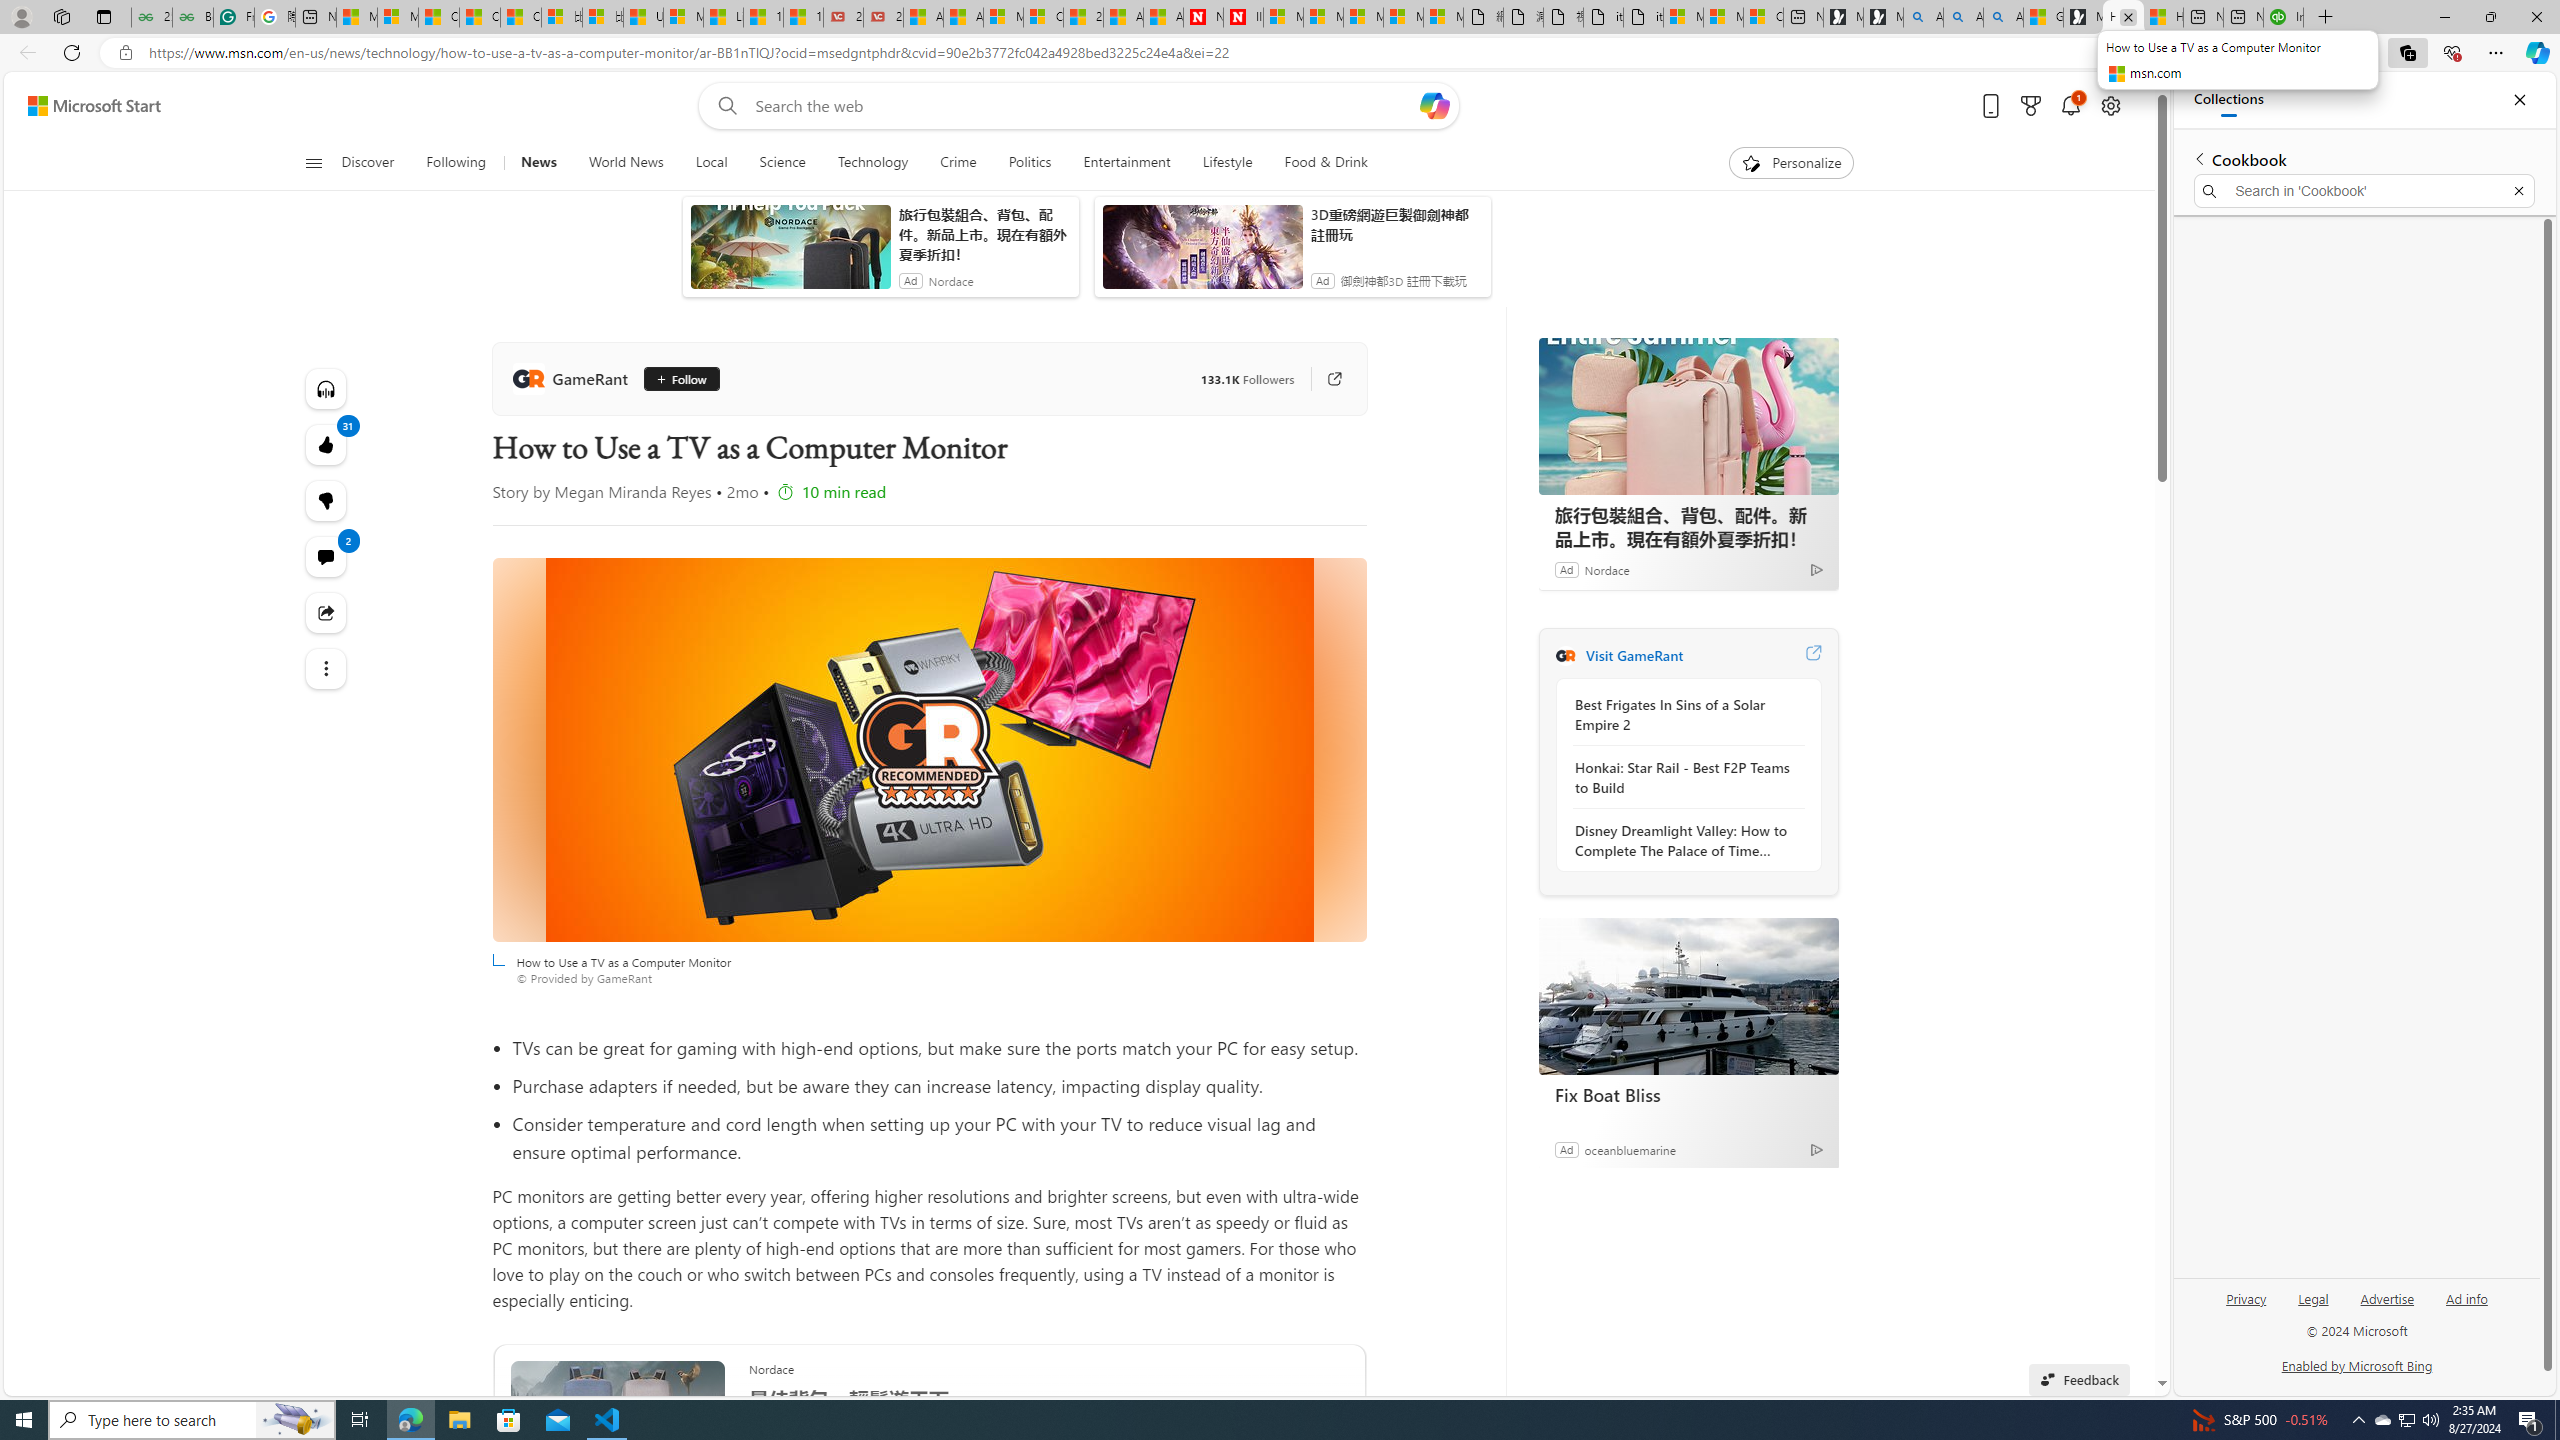 The height and width of the screenshot is (1440, 2560). I want to click on 'itconcepthk.com/projector_solutions.mp4', so click(1642, 16).